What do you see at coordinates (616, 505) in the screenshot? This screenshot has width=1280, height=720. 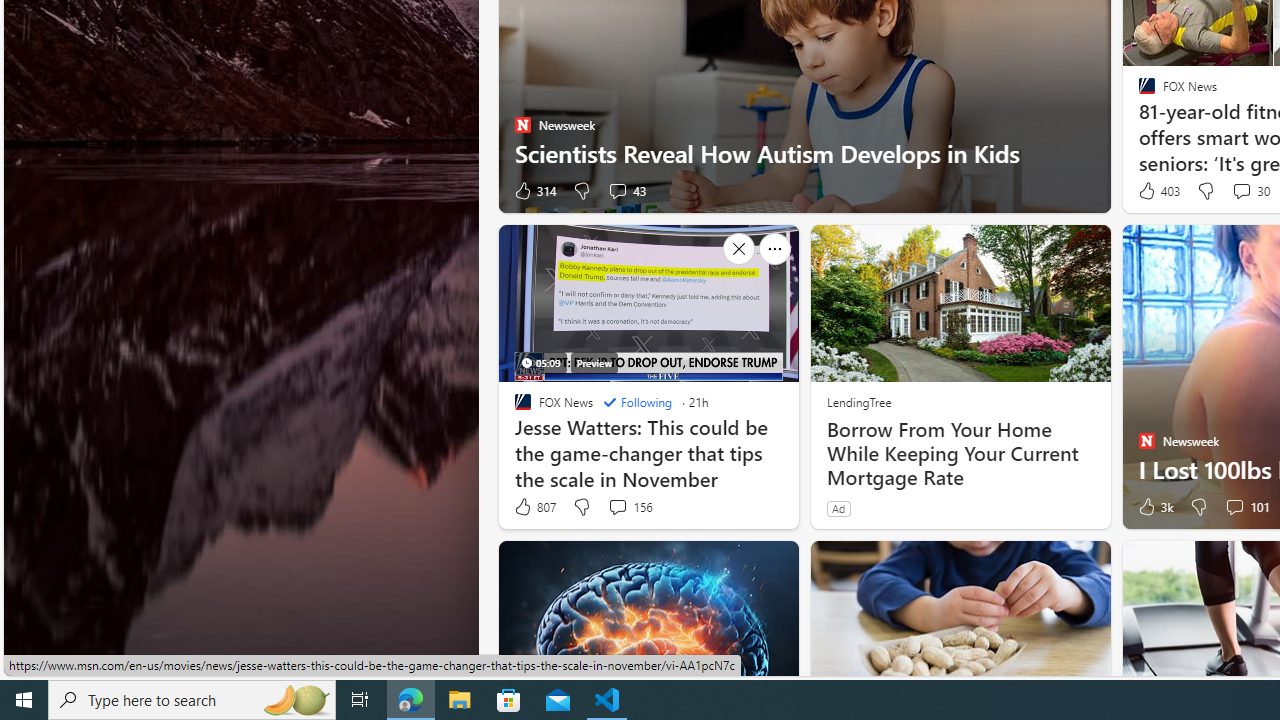 I see `'View comments 156 Comment'` at bounding box center [616, 505].